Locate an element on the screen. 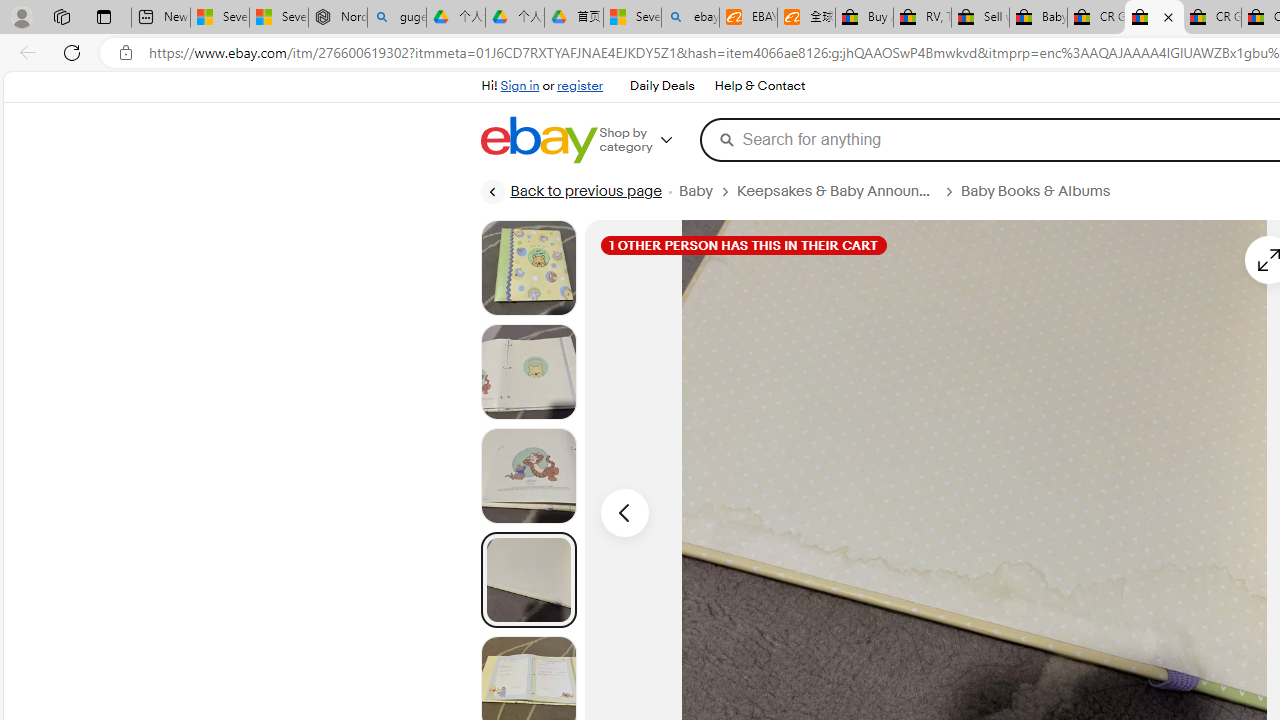  'eBay Home' is located at coordinates (538, 139).